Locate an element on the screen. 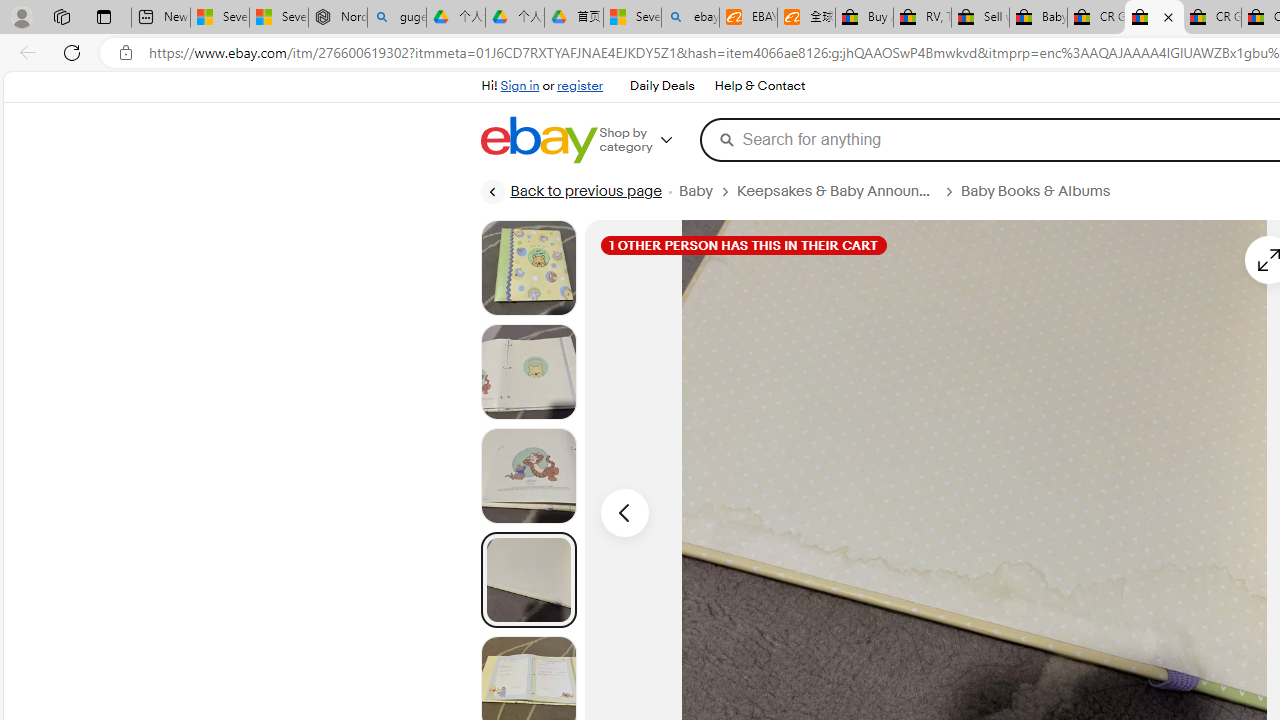  'eBay Home' is located at coordinates (538, 139).